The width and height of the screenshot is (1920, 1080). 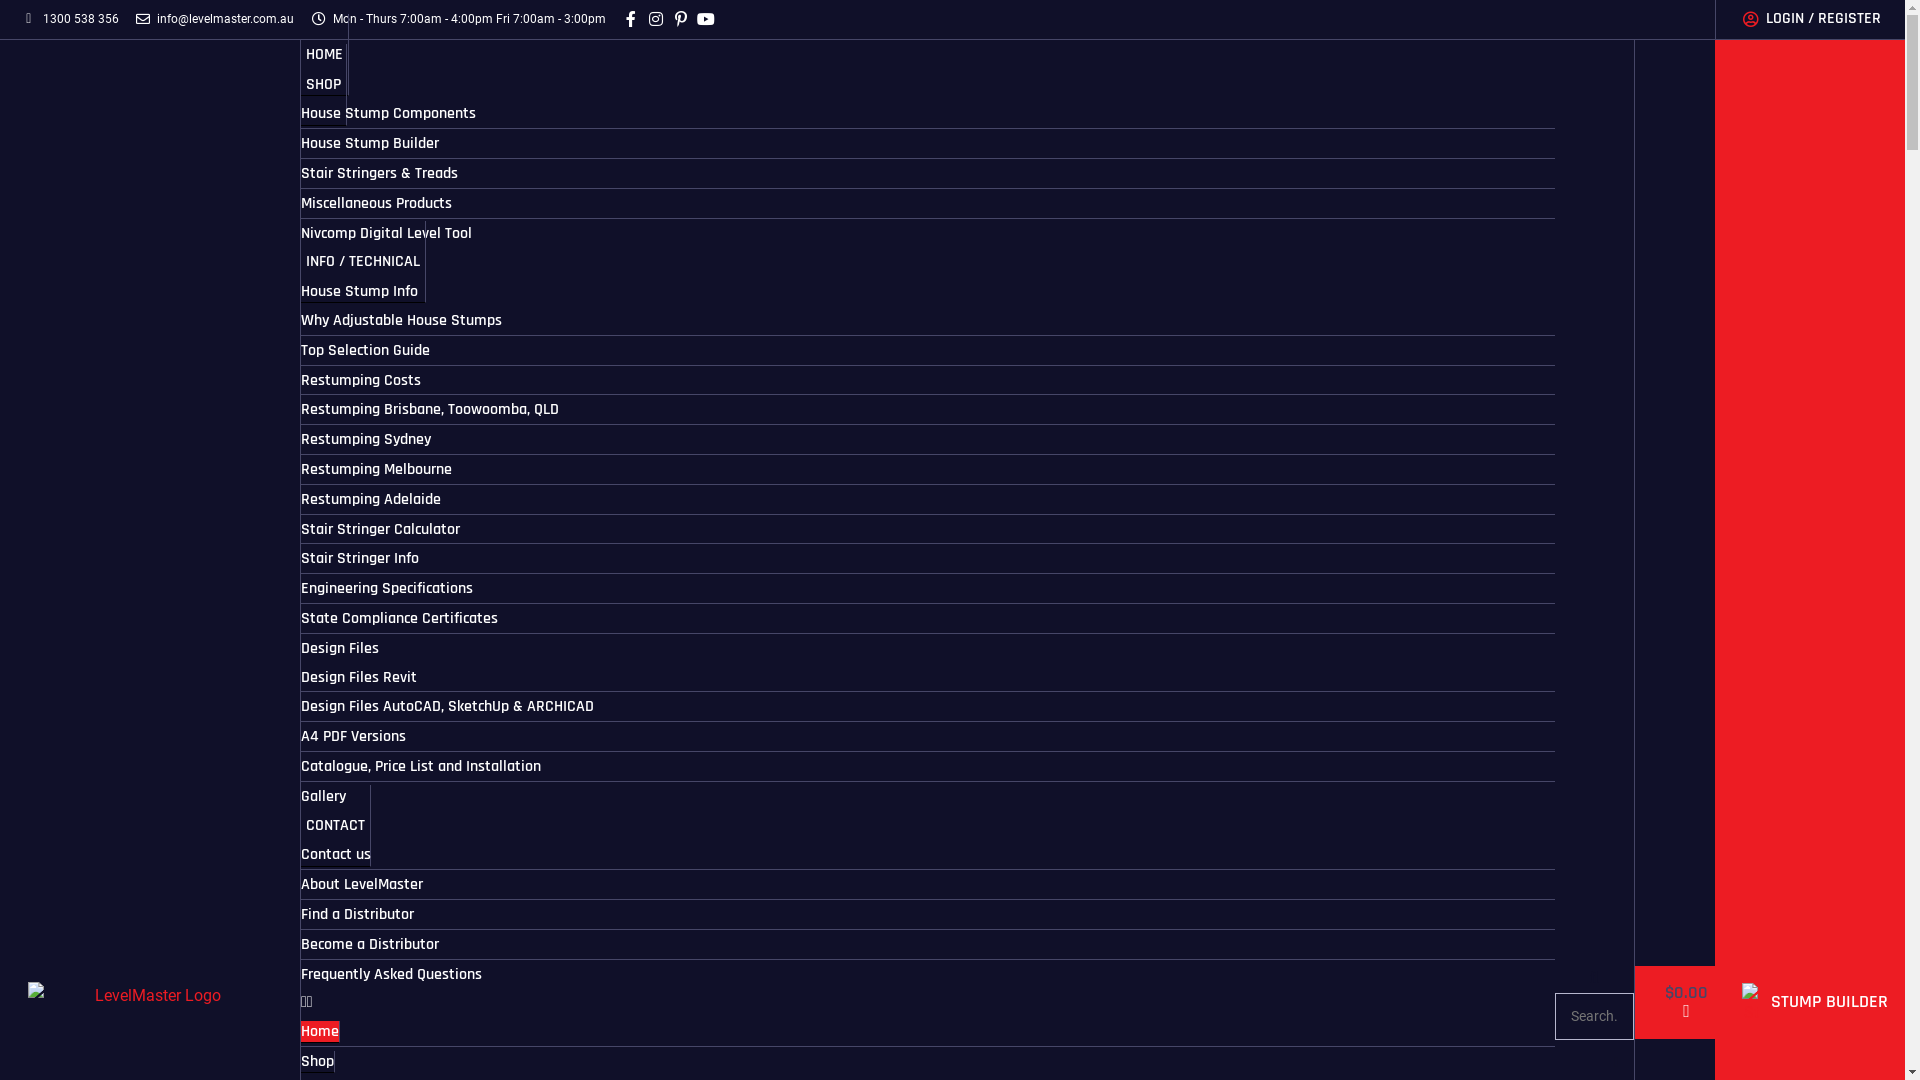 I want to click on 'CONTACT', so click(x=336, y=825).